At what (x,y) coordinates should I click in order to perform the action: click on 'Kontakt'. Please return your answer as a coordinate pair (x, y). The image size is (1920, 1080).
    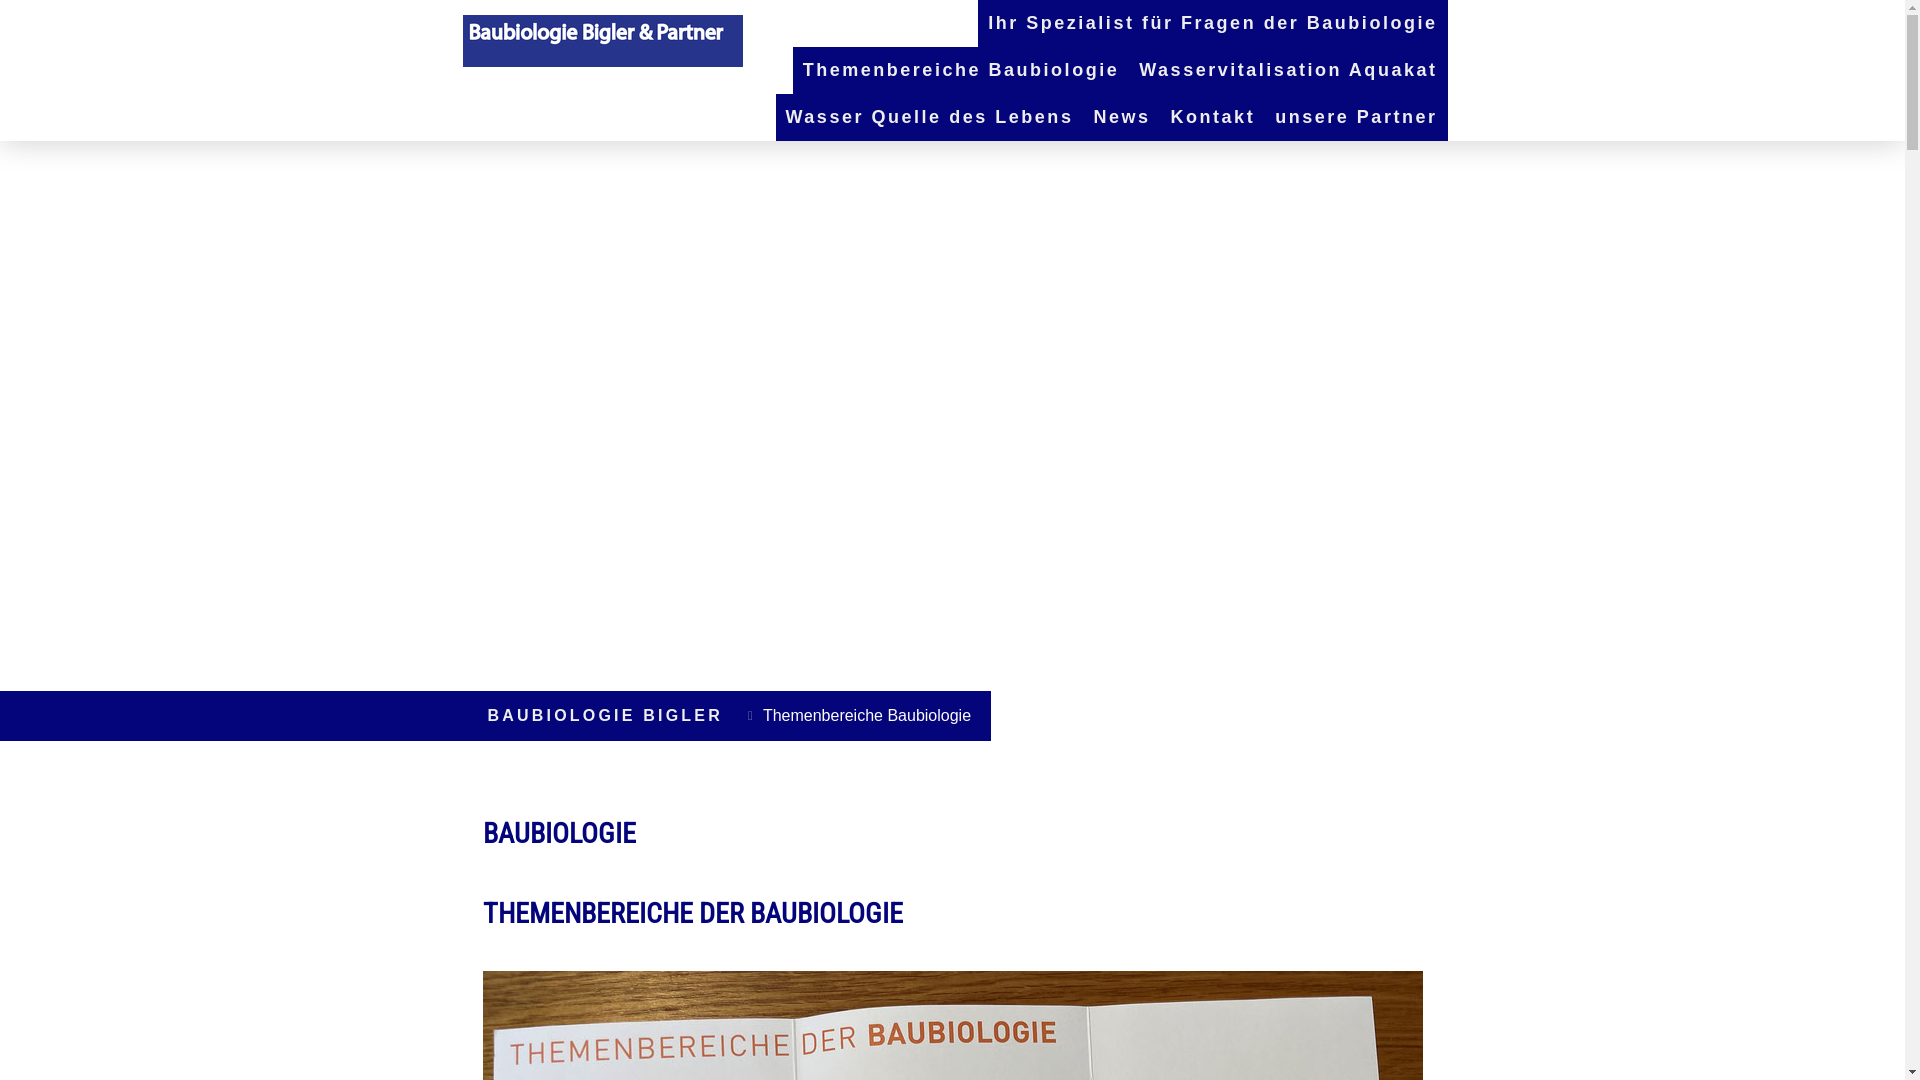
    Looking at the image, I should click on (1161, 117).